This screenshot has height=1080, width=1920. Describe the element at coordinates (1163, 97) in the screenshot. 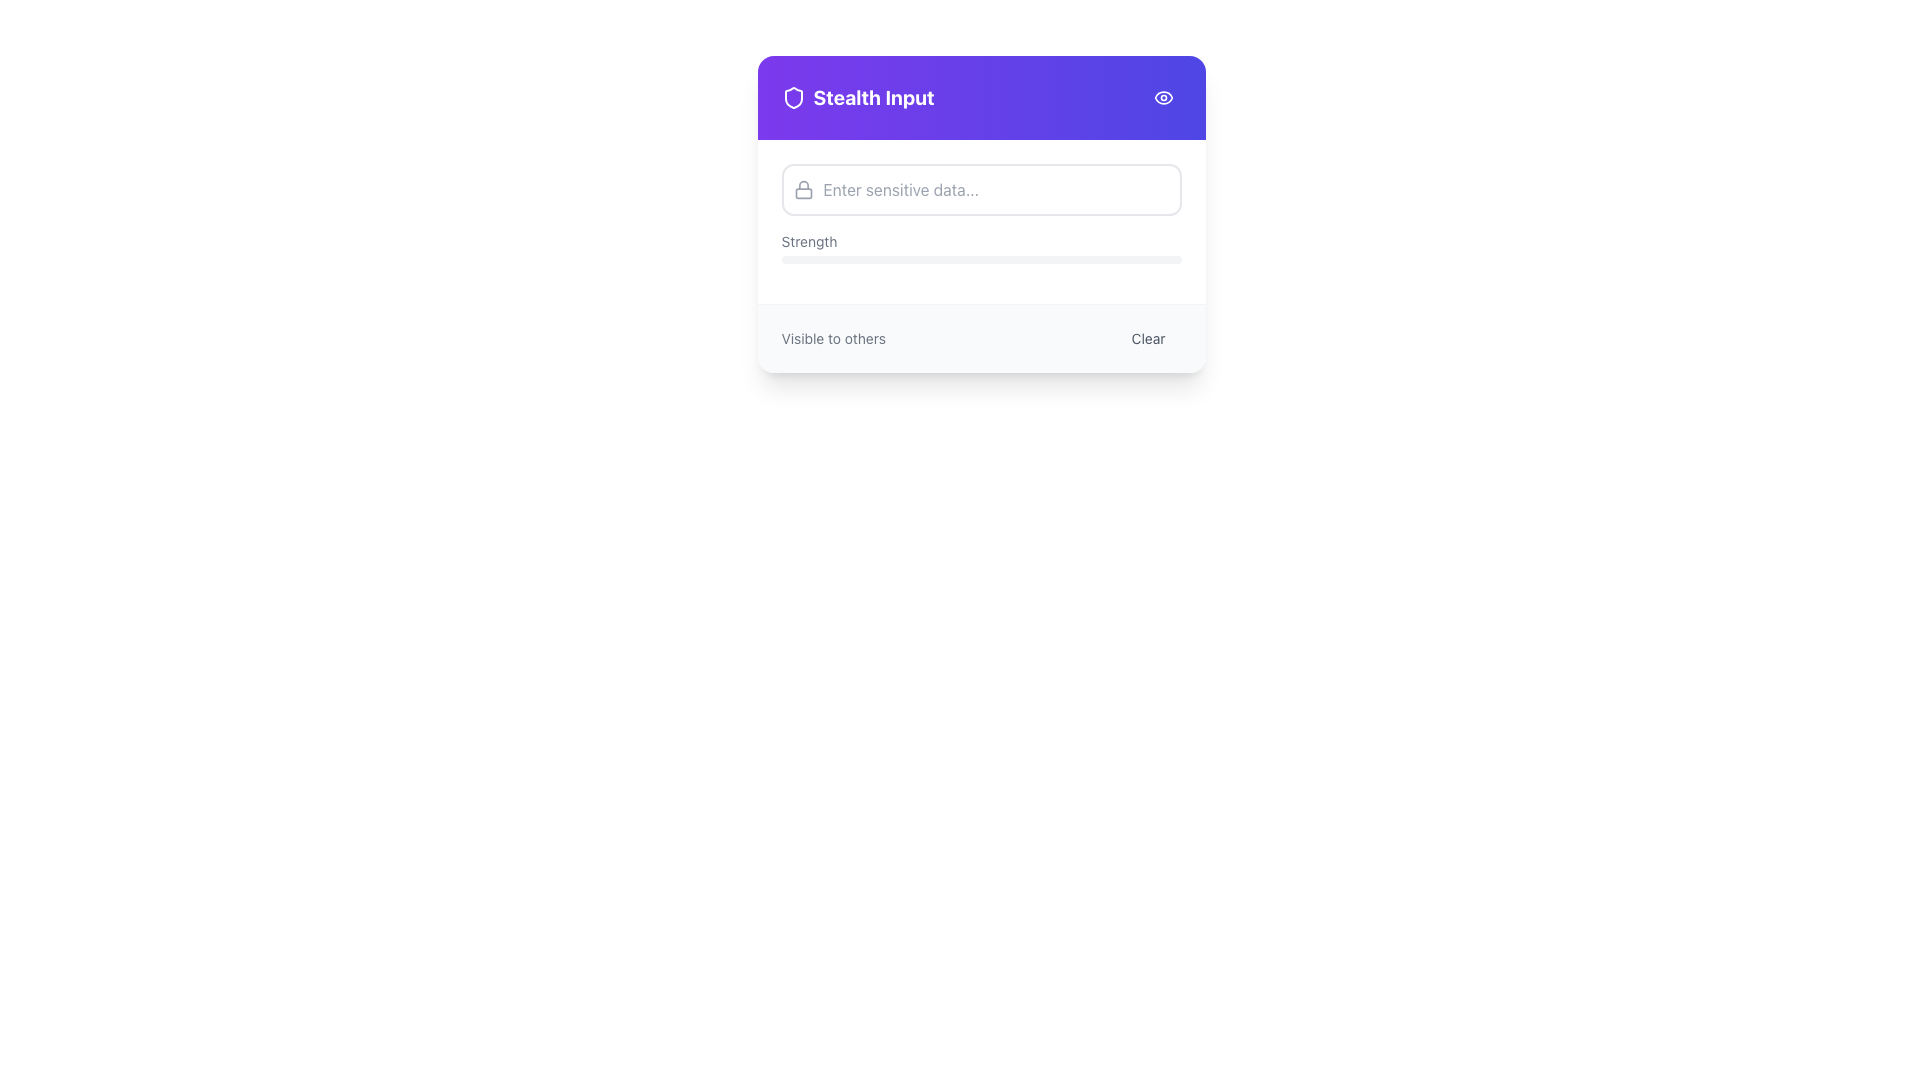

I see `the eye icon button in the upper-right section of the purple header of the 'Stealth Input' card` at that location.